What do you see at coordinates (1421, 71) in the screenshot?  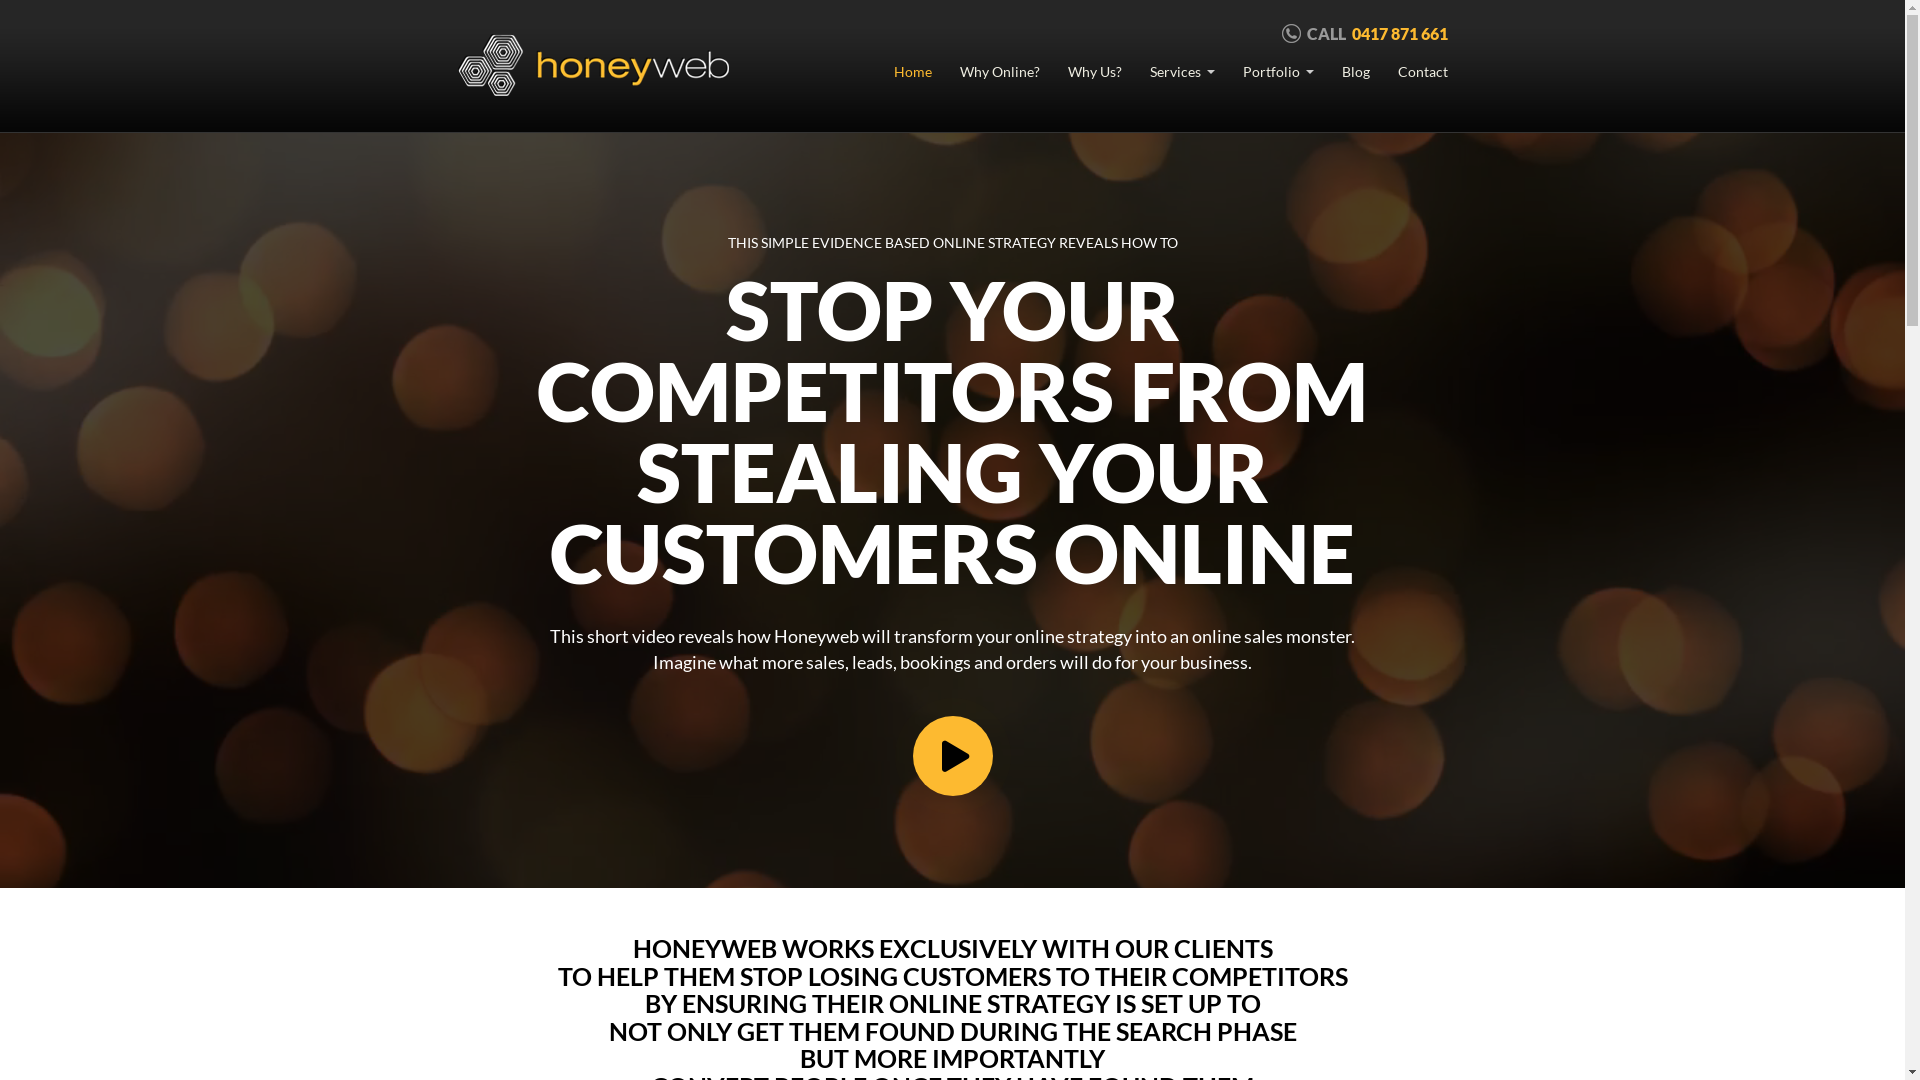 I see `'Contact'` at bounding box center [1421, 71].